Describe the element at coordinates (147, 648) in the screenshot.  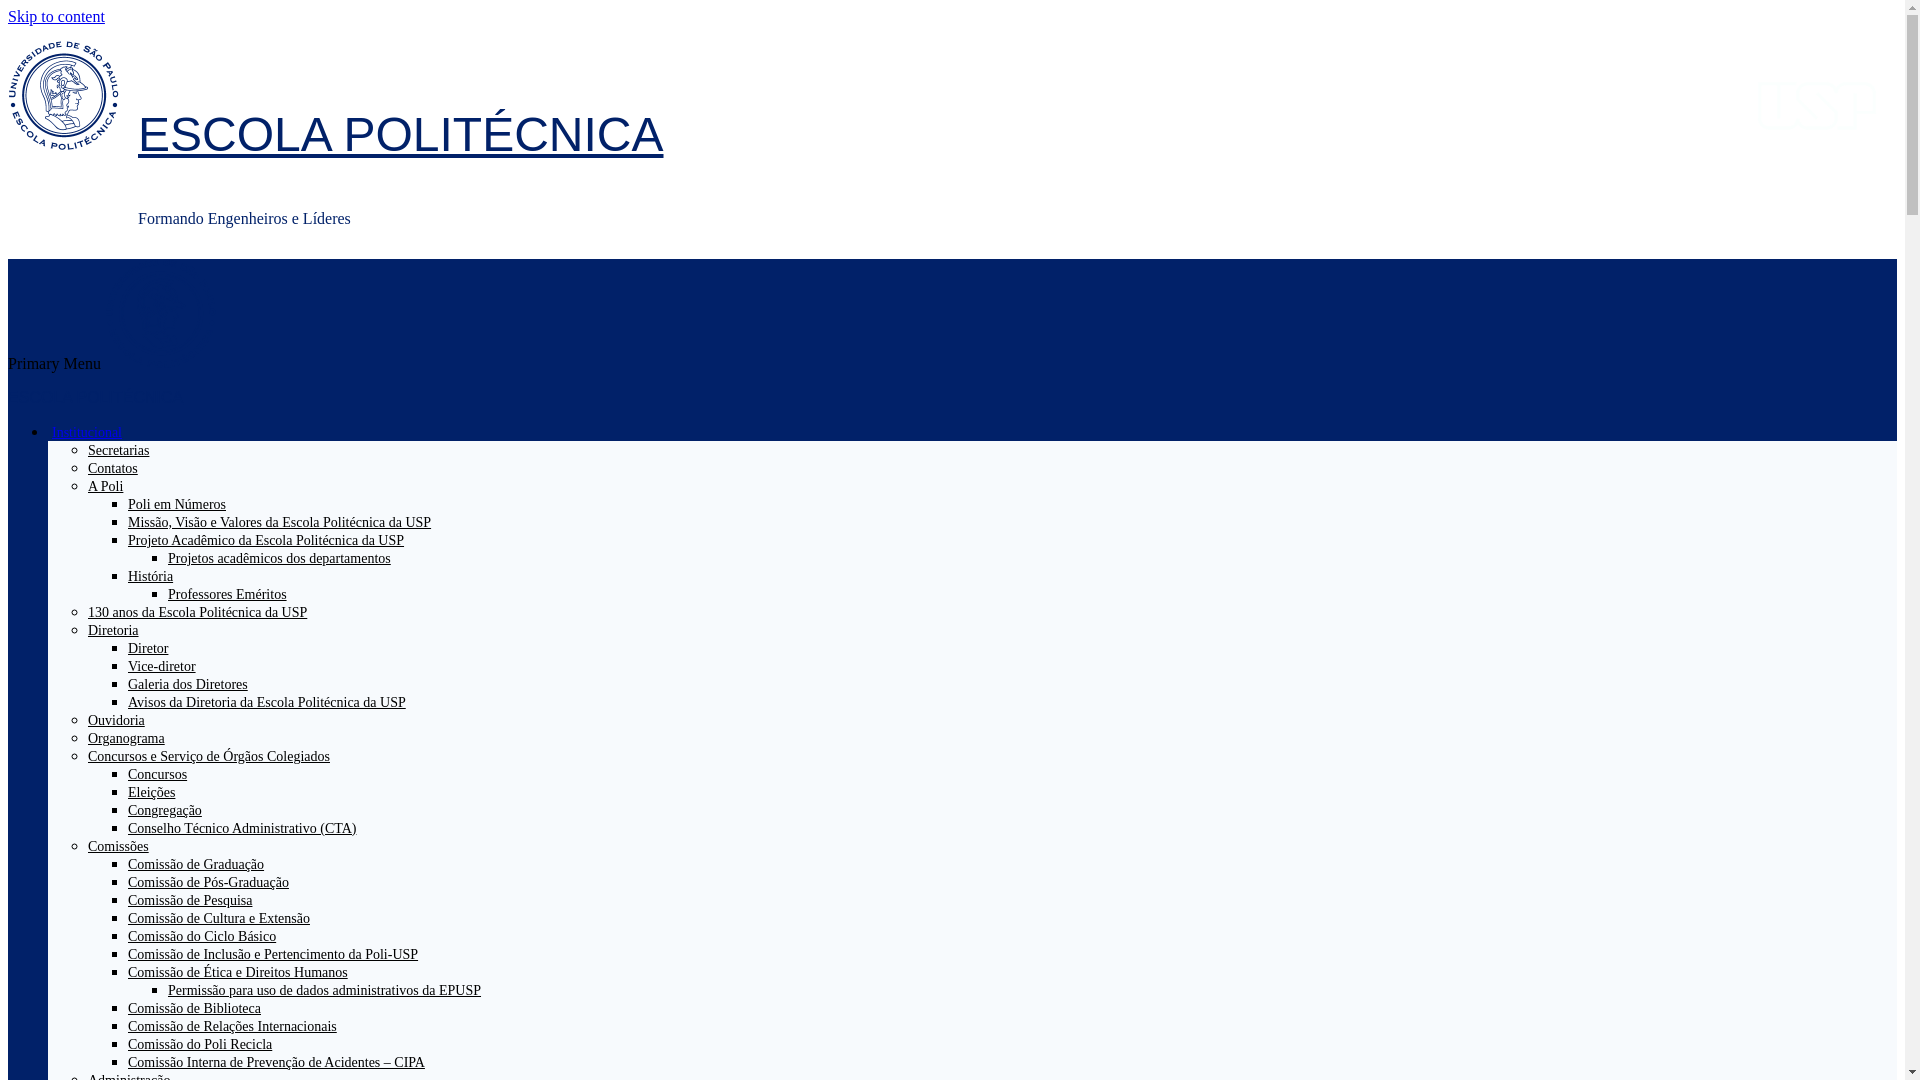
I see `'Diretor'` at that location.